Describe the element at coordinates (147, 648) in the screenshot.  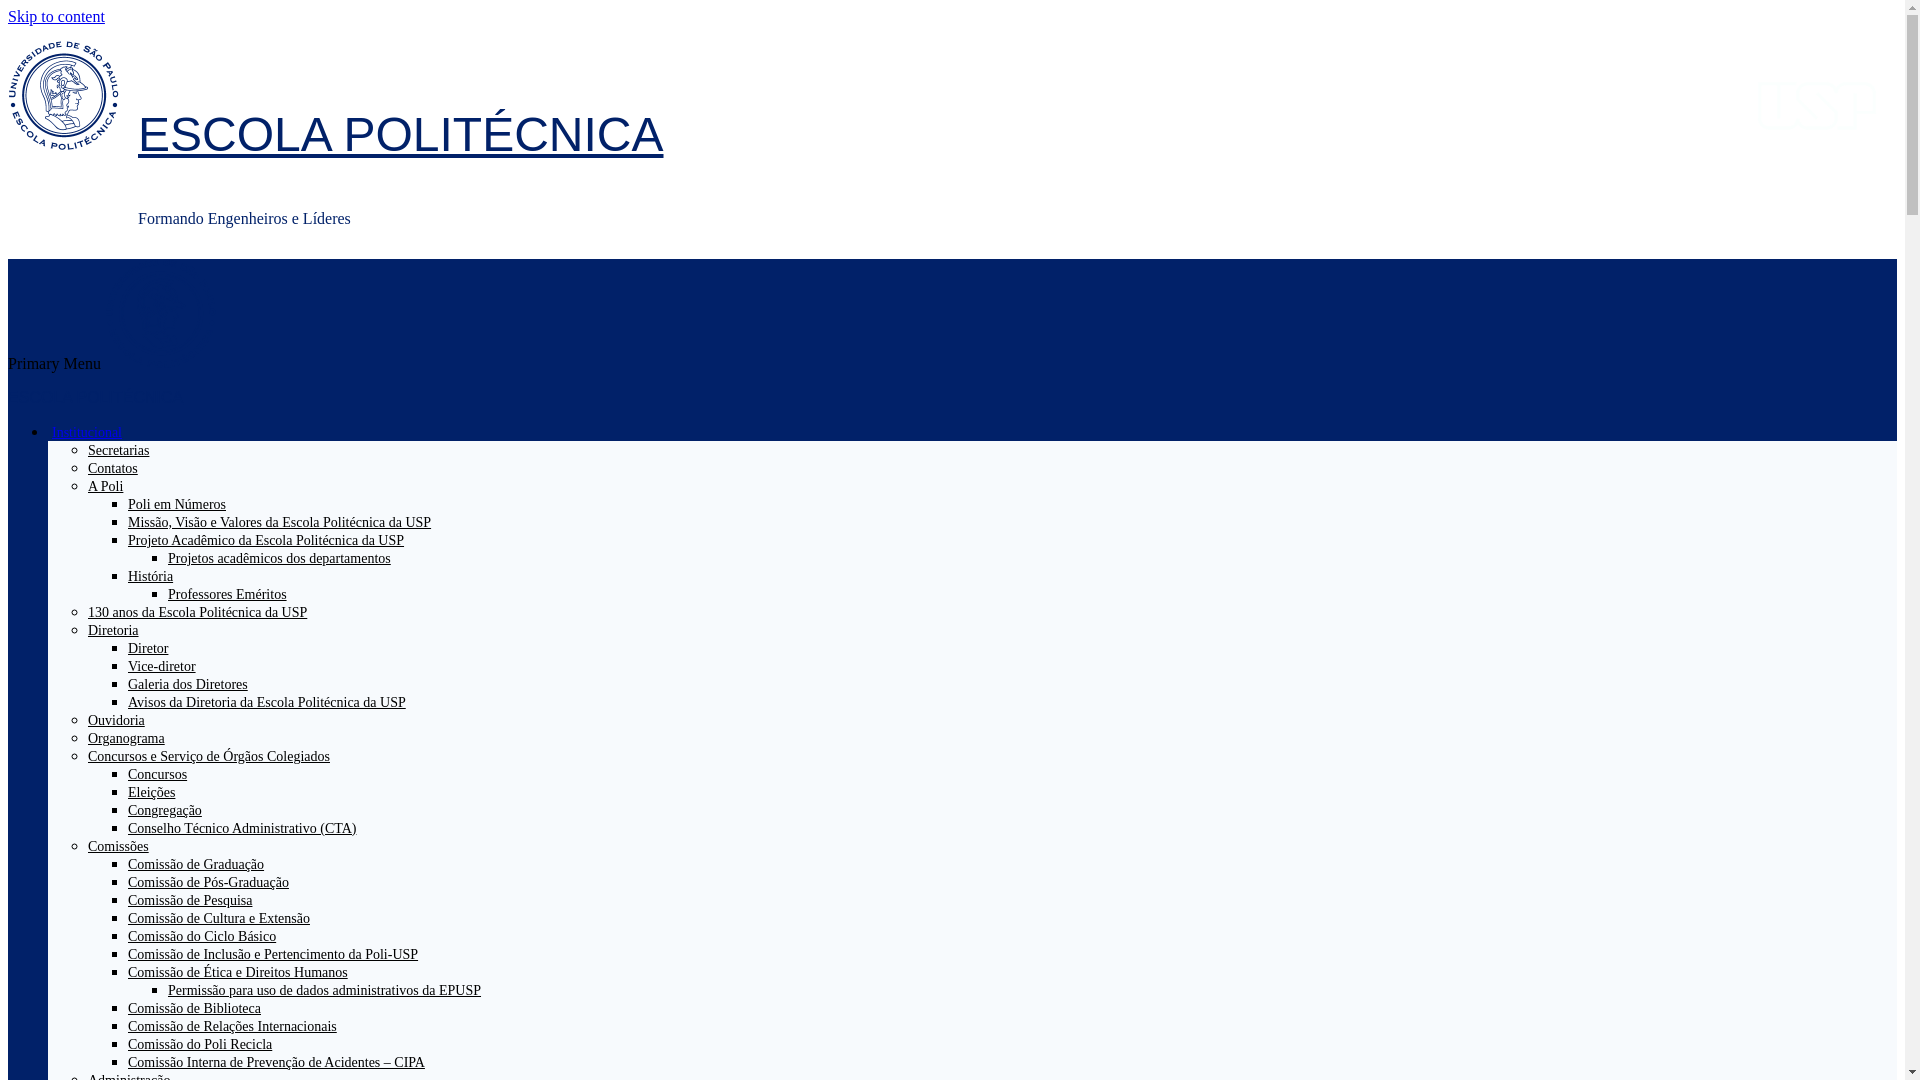
I see `'Diretor'` at that location.